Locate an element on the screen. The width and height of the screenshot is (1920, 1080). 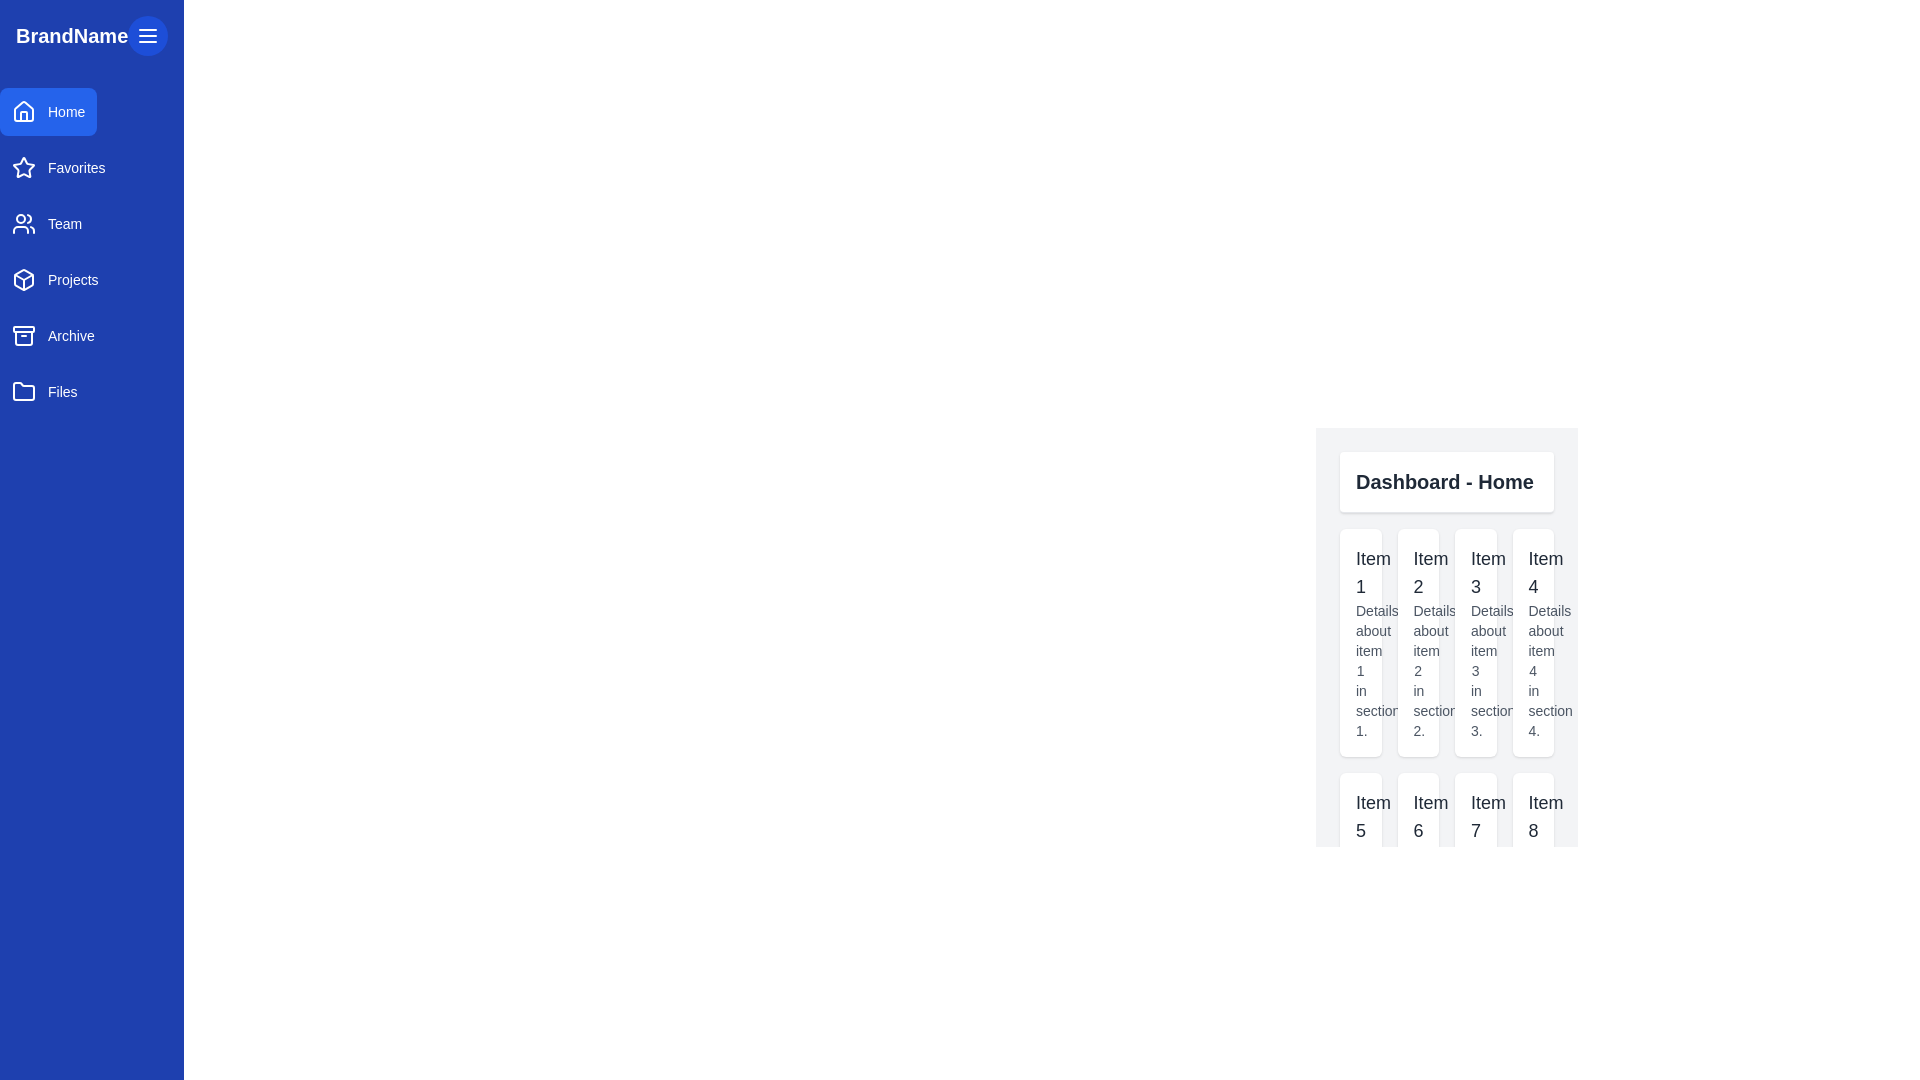
the 'BrandName' text label, which is styled in bold and large font, positioned in the top-left corner of the interface on a blue background is located at coordinates (72, 35).